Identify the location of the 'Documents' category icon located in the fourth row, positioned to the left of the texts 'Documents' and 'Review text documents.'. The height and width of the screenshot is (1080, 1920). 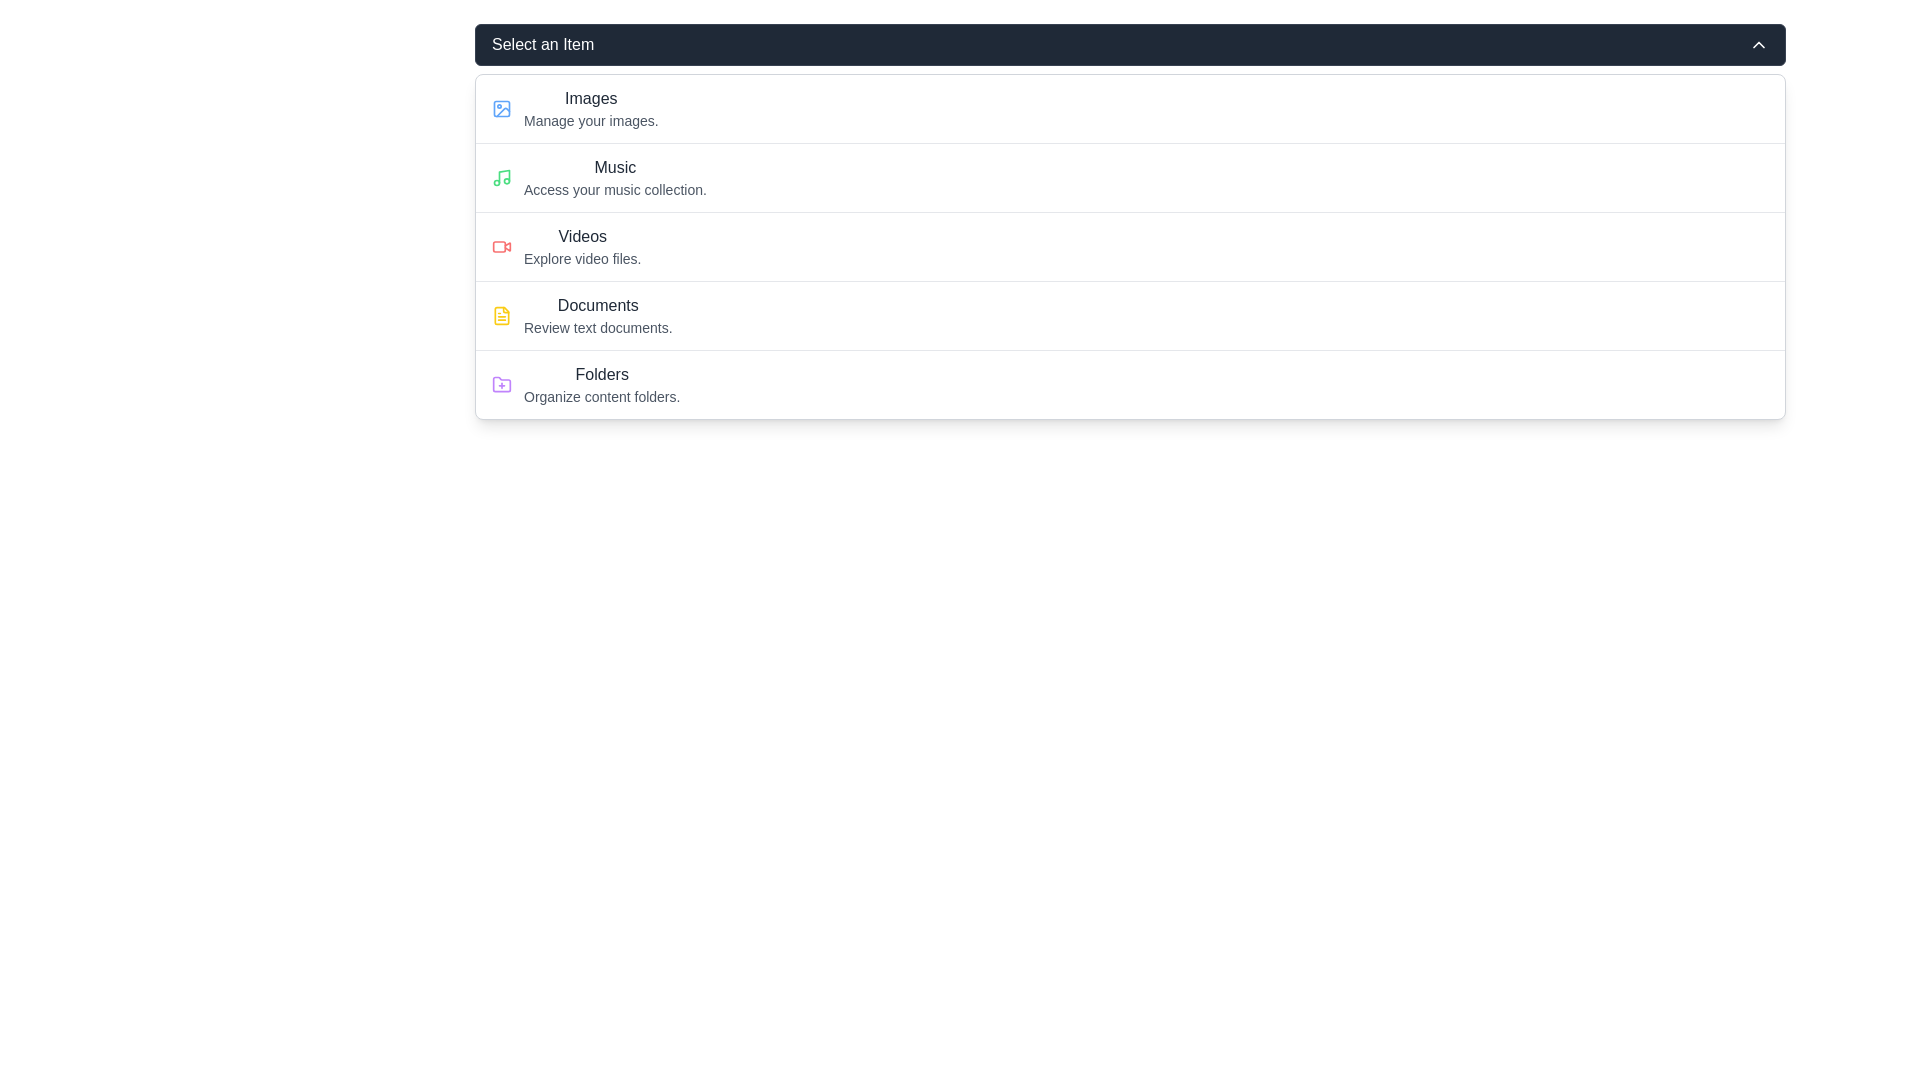
(502, 315).